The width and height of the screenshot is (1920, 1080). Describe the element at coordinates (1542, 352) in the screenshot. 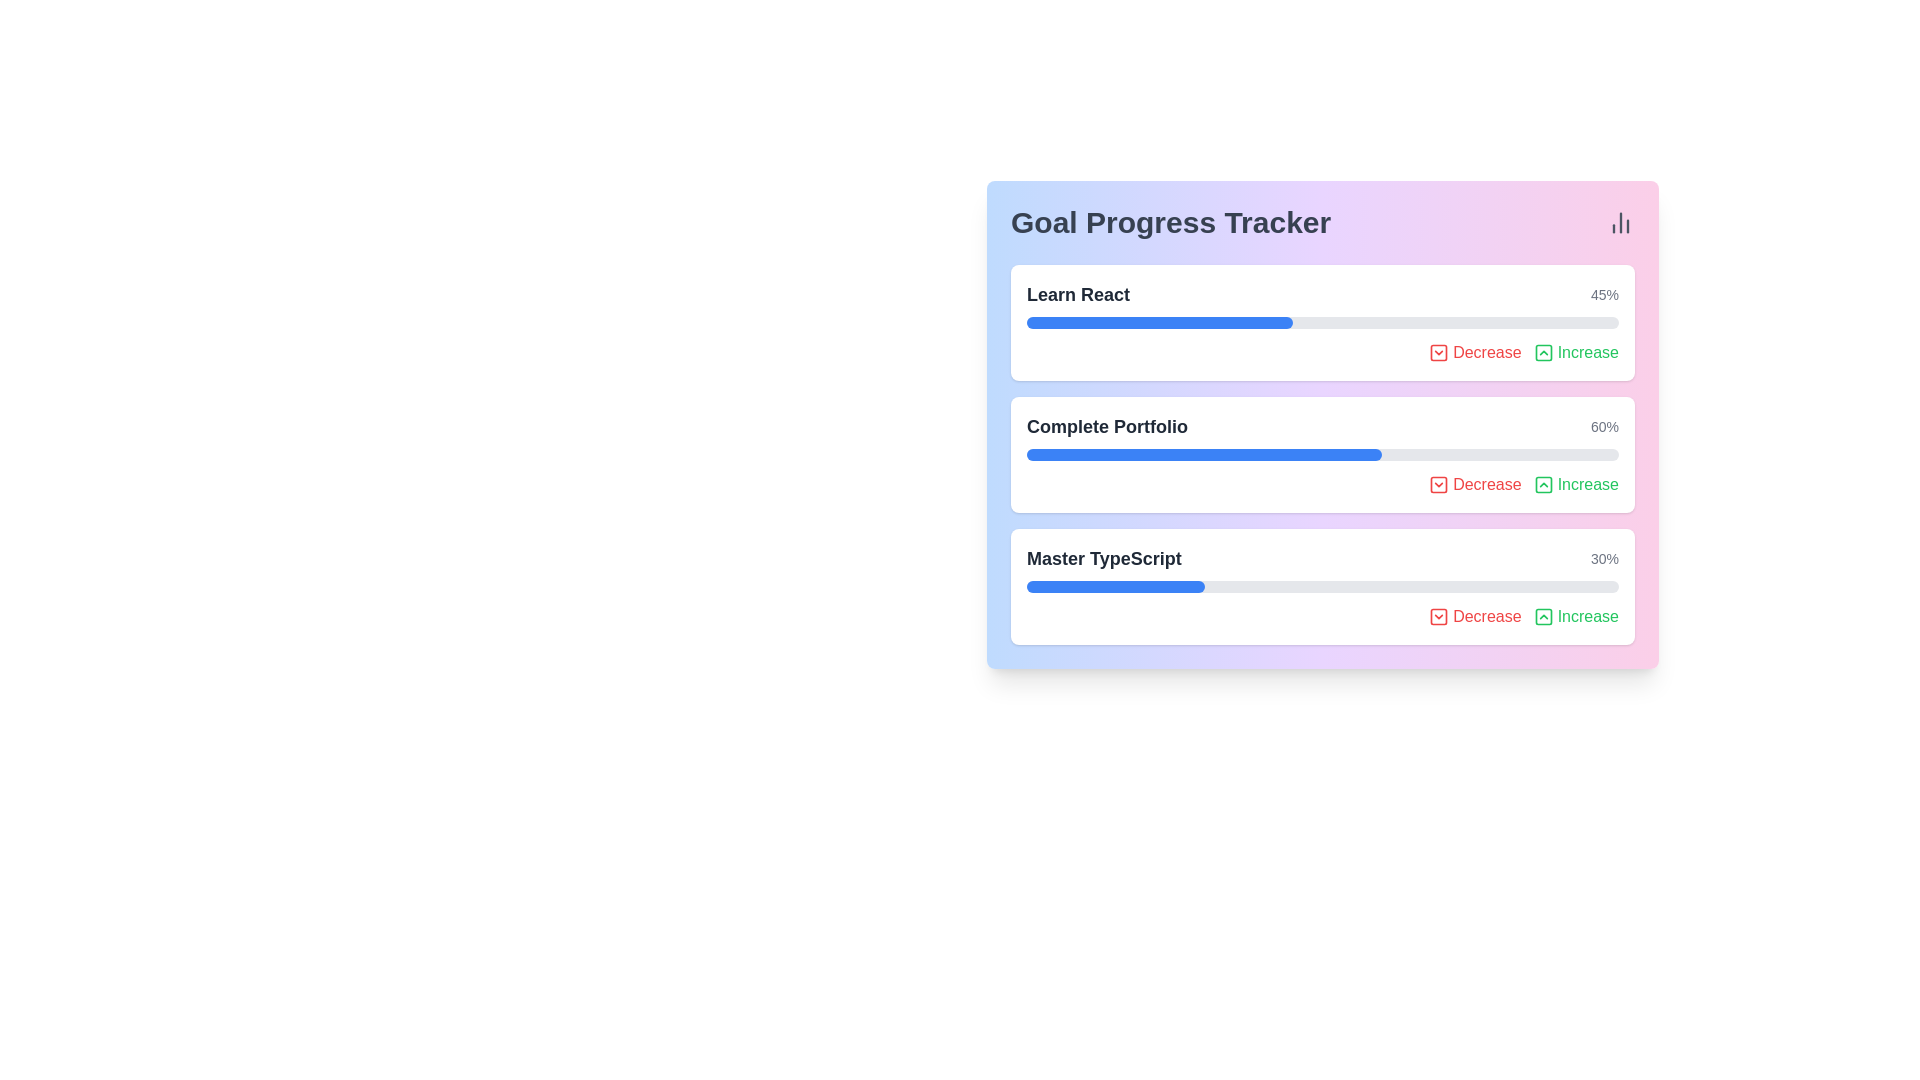

I see `the green outline square icon with an upwards chevron symbol in the 'Increase' action section, located adjacent to the text 'Increase'` at that location.